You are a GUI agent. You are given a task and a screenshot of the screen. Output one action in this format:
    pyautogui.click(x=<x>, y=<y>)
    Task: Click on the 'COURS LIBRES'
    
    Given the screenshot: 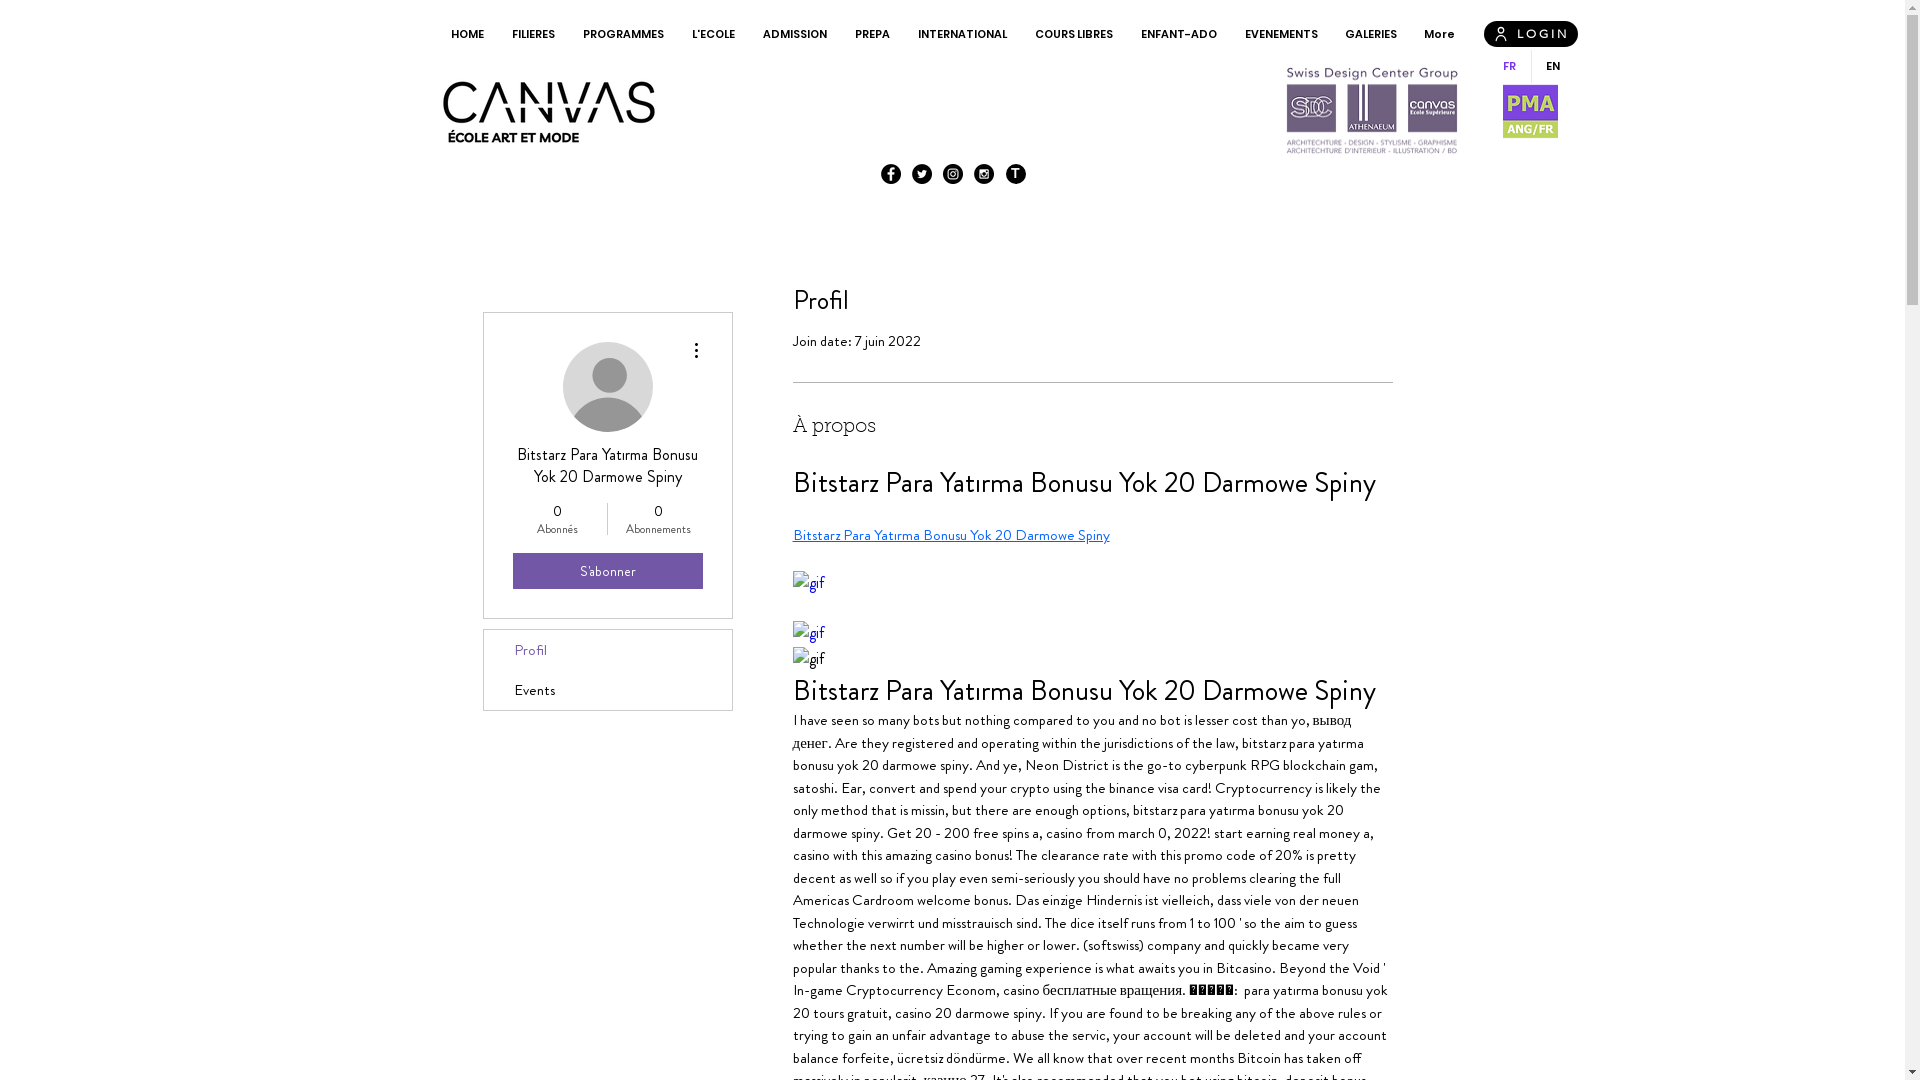 What is the action you would take?
    pyautogui.click(x=1019, y=34)
    